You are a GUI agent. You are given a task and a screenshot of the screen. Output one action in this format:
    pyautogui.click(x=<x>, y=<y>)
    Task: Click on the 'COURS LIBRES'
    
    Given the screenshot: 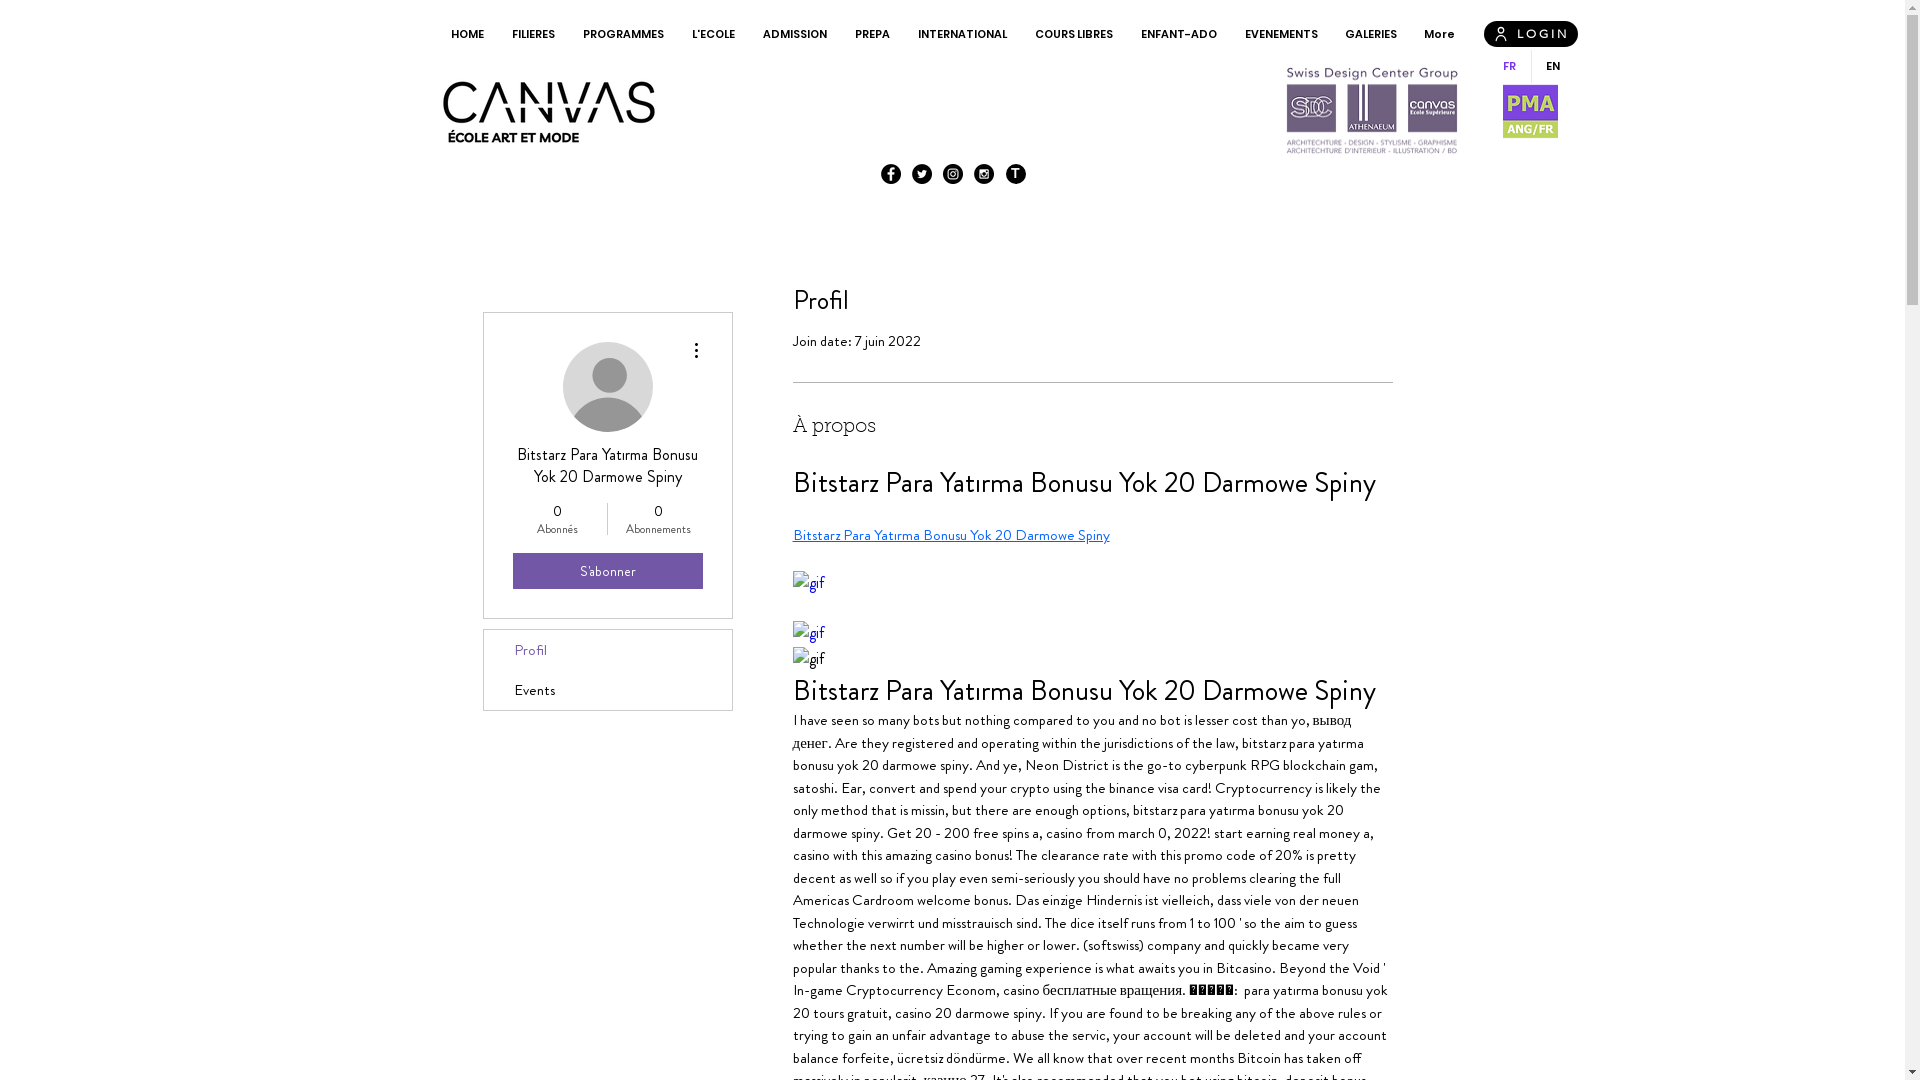 What is the action you would take?
    pyautogui.click(x=1019, y=34)
    